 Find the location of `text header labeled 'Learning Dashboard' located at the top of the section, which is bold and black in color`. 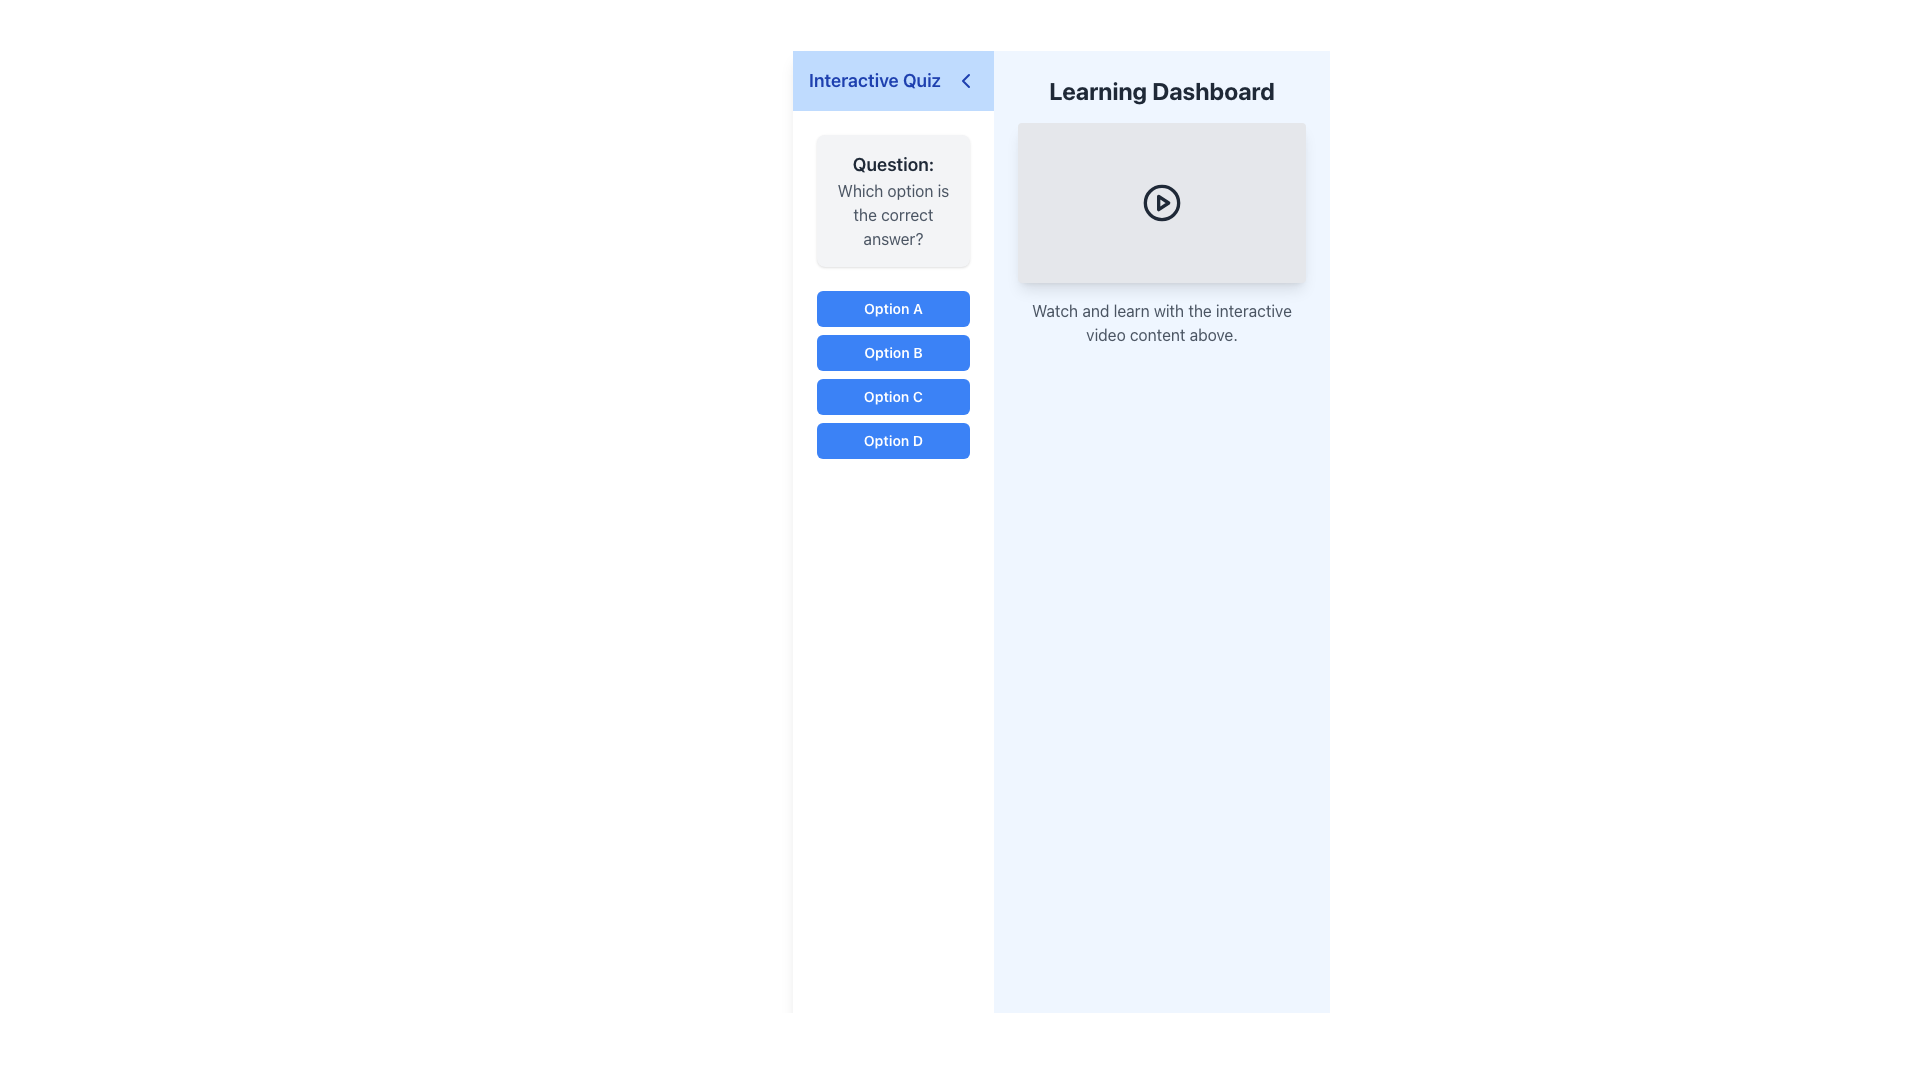

text header labeled 'Learning Dashboard' located at the top of the section, which is bold and black in color is located at coordinates (1161, 91).